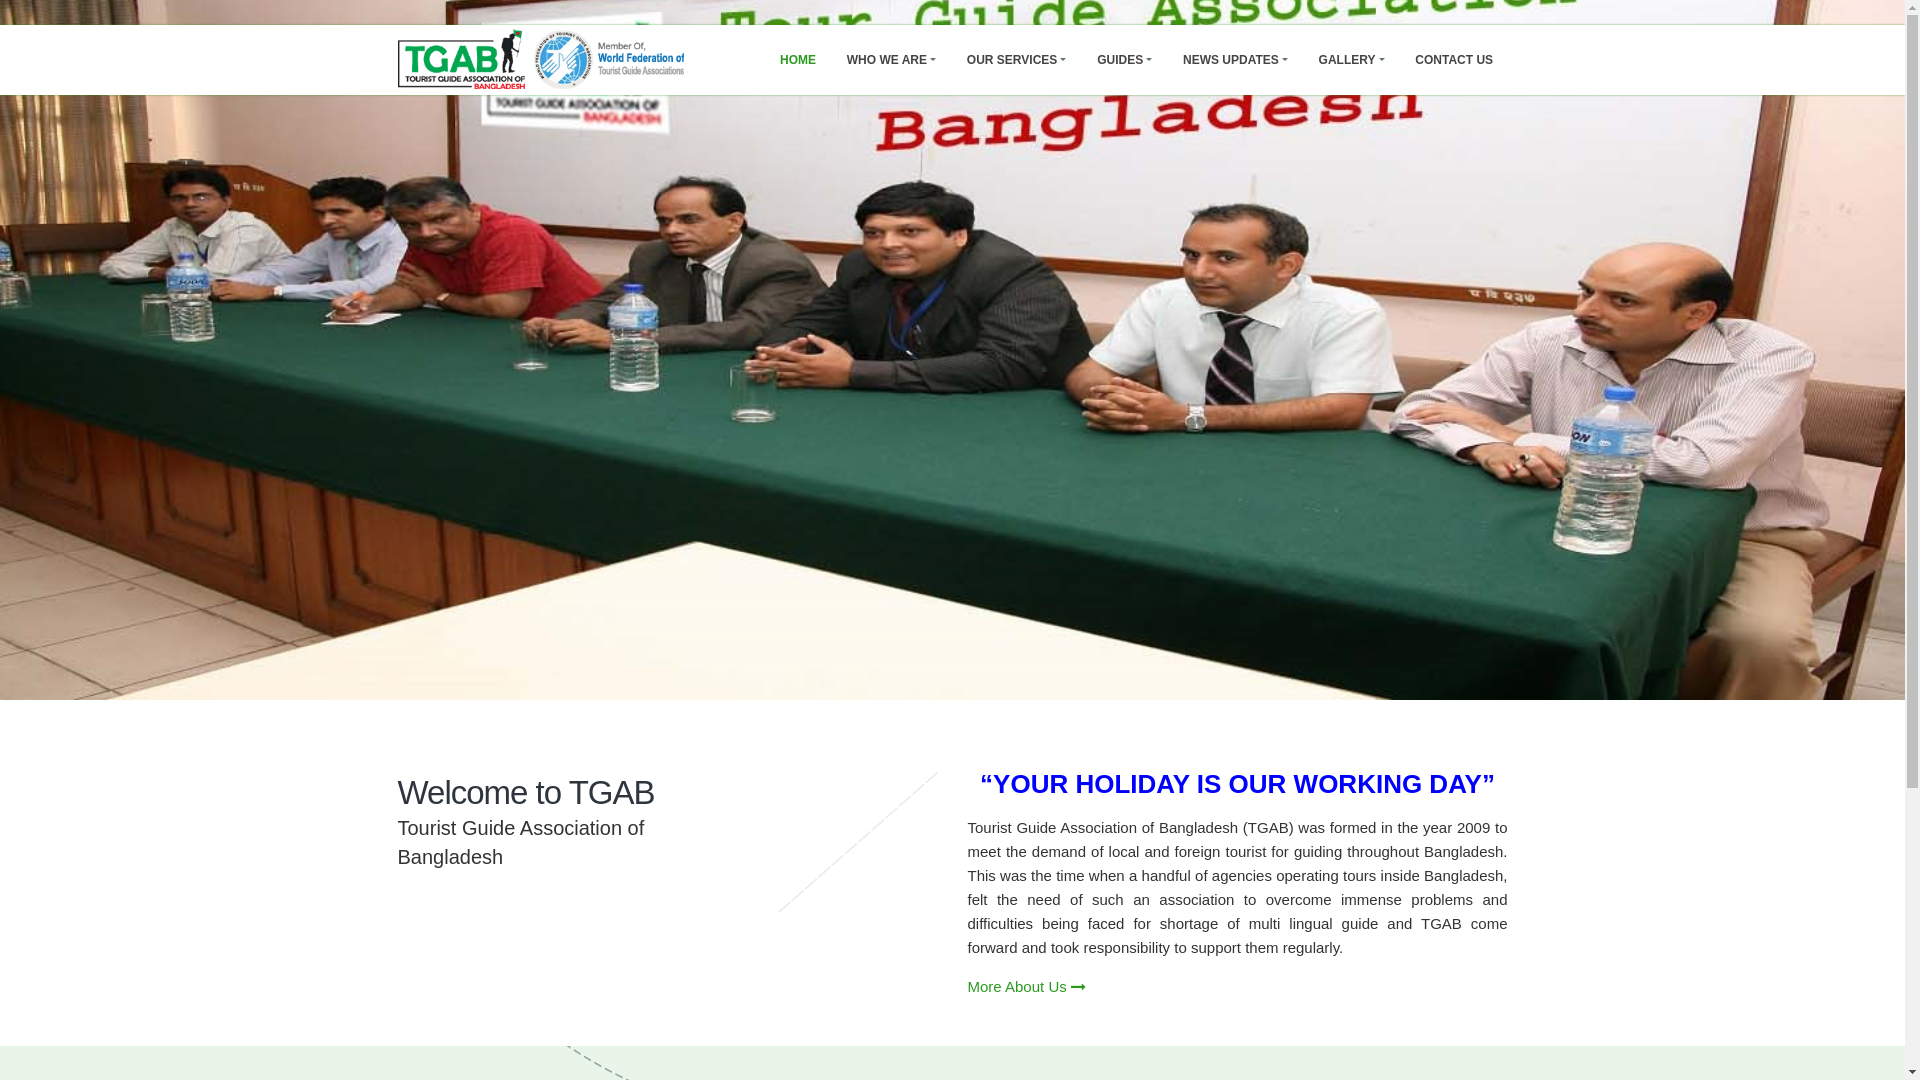  I want to click on 'More About Us', so click(1027, 985).